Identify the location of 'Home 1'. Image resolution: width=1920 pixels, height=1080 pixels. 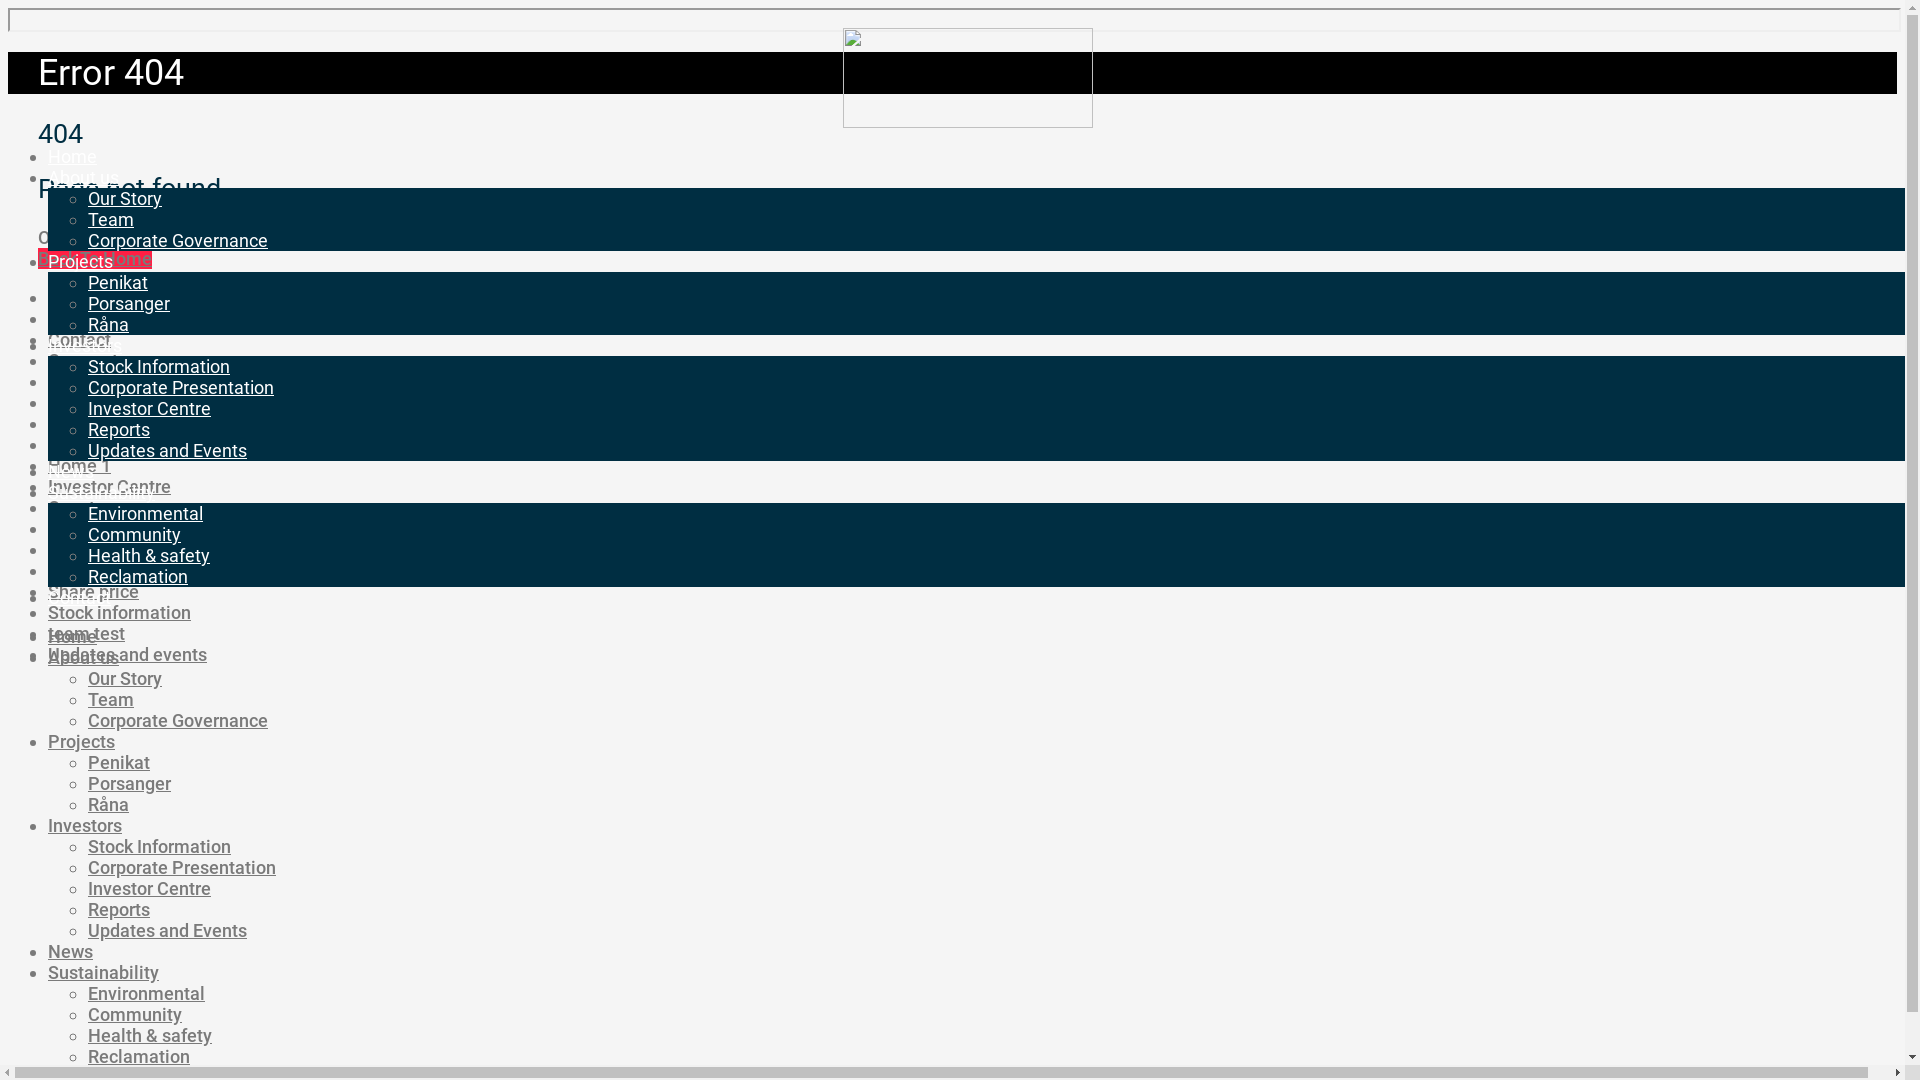
(79, 465).